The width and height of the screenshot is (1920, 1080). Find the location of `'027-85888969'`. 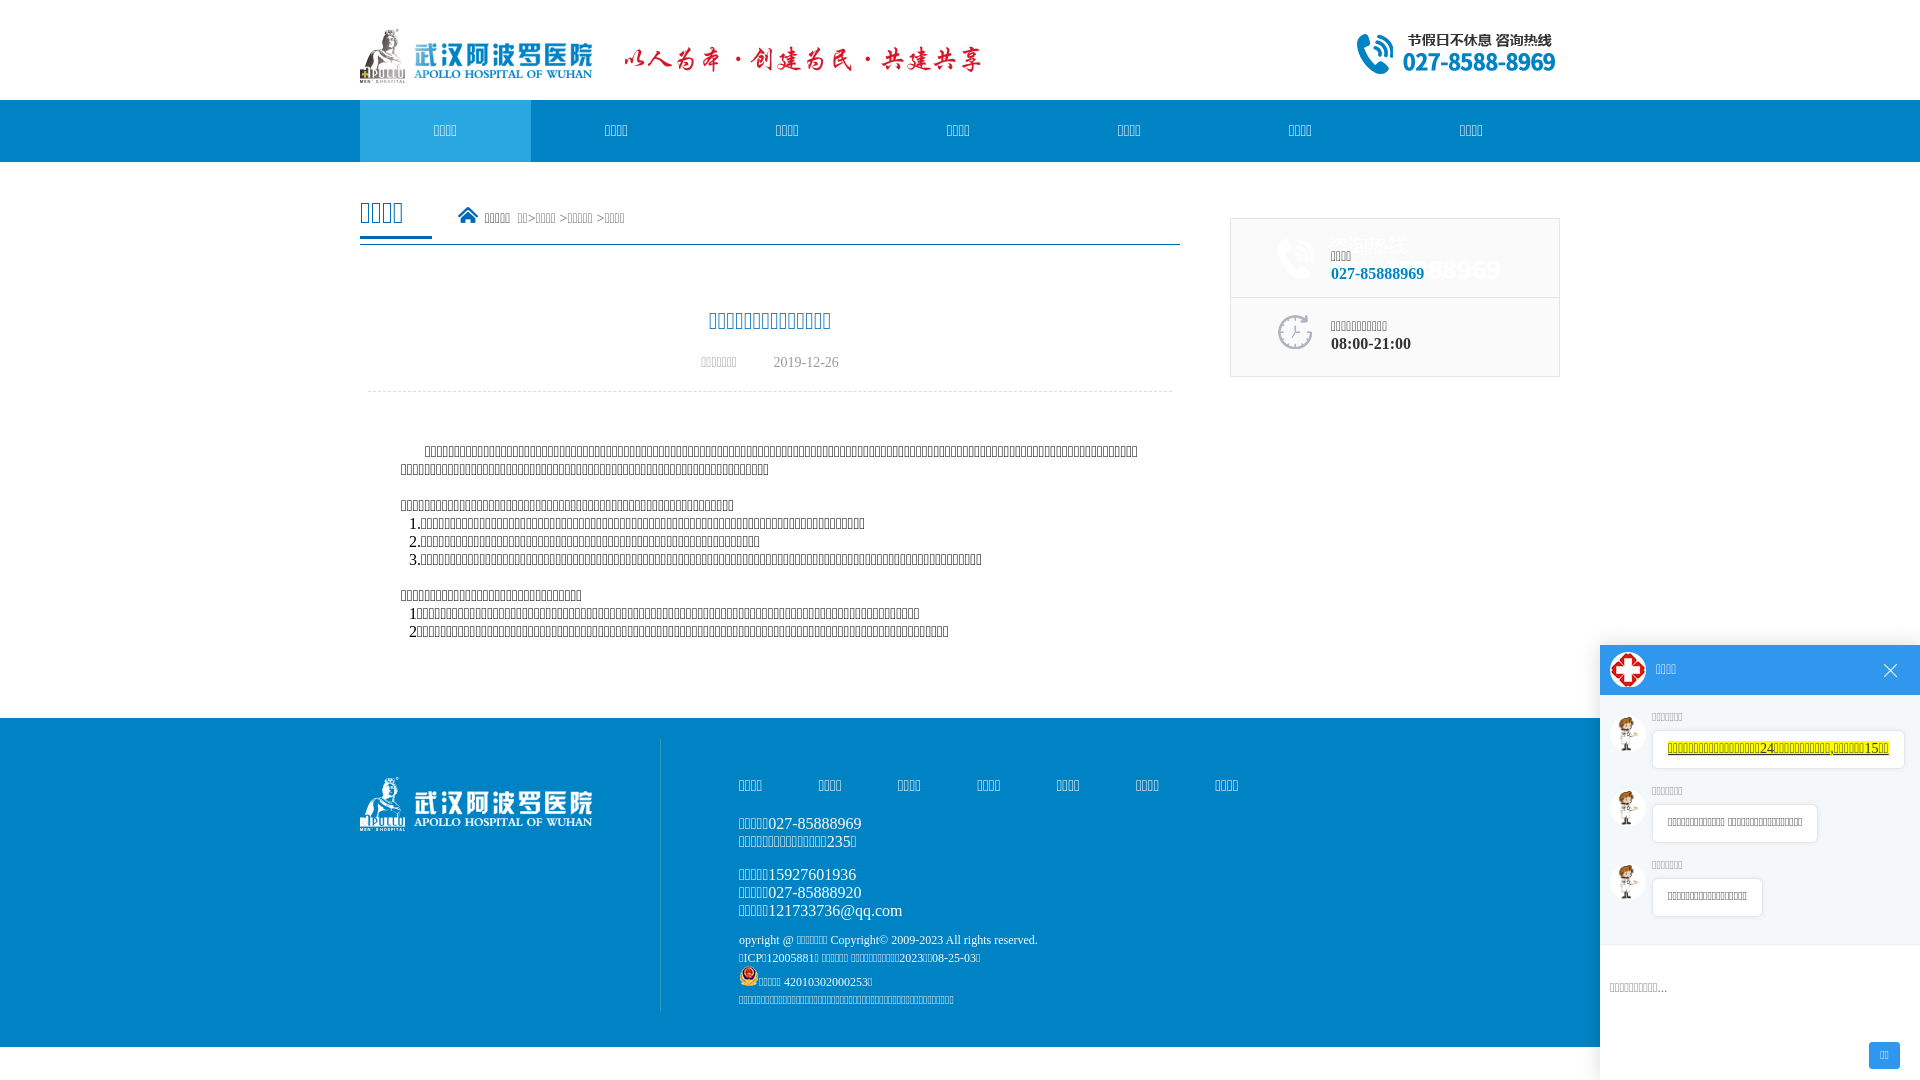

'027-85888969' is located at coordinates (1376, 273).